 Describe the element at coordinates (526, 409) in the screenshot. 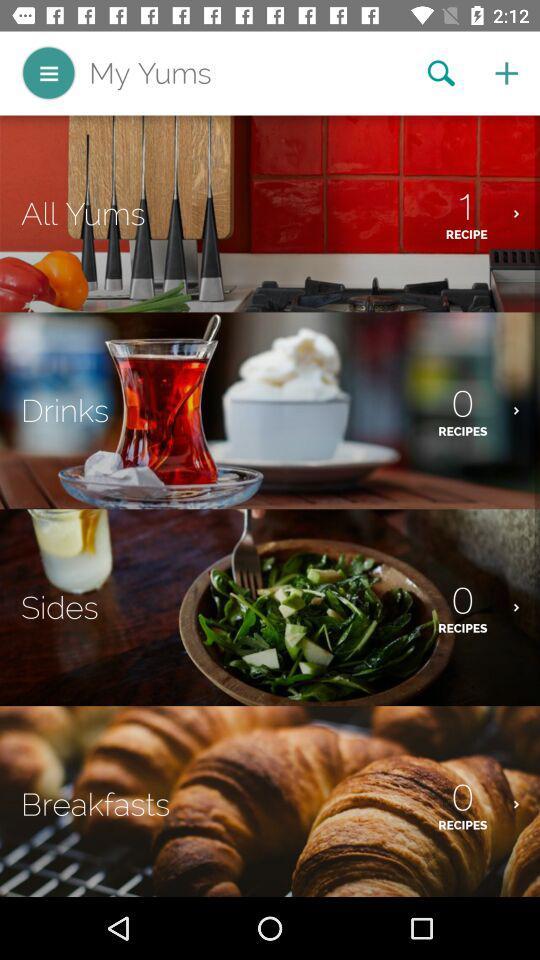

I see `the  arrow in the drinks category` at that location.